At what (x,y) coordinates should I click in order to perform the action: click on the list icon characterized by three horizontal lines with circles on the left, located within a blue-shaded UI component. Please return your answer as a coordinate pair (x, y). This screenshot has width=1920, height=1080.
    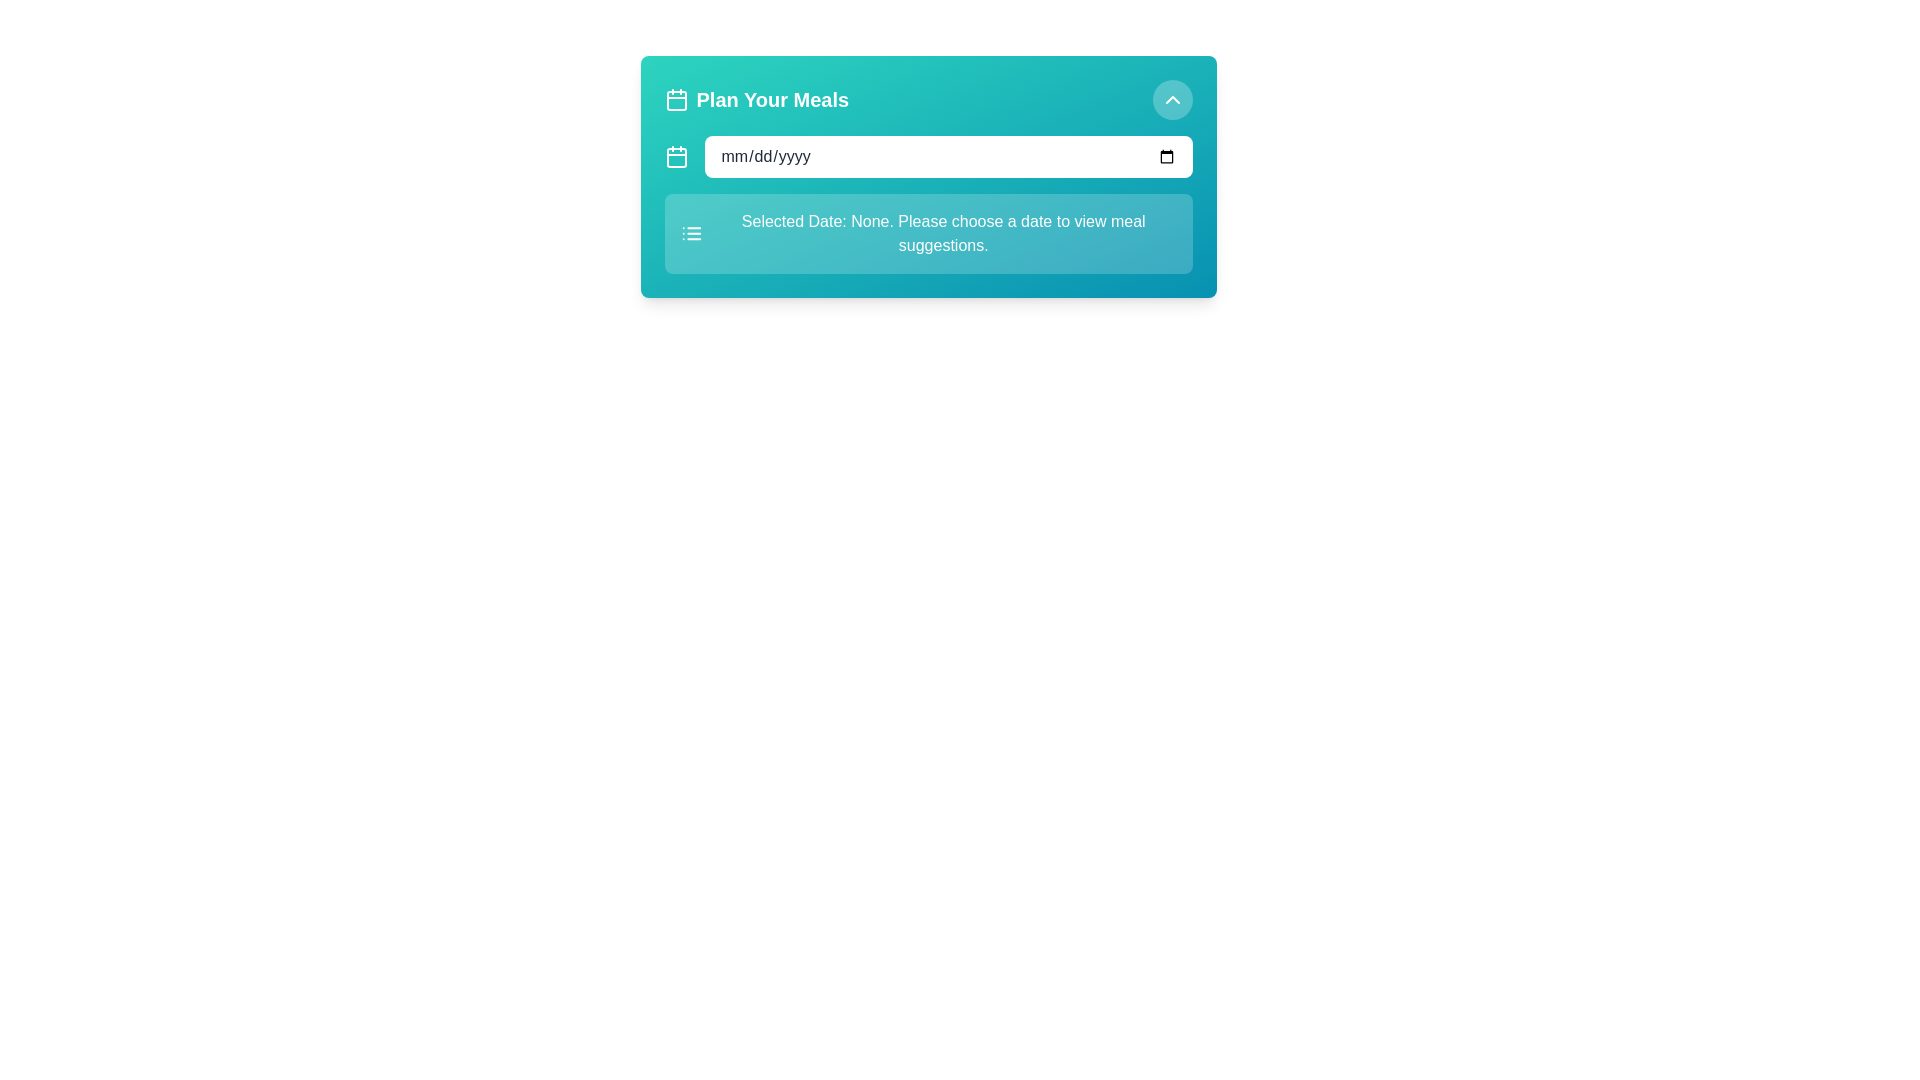
    Looking at the image, I should click on (691, 233).